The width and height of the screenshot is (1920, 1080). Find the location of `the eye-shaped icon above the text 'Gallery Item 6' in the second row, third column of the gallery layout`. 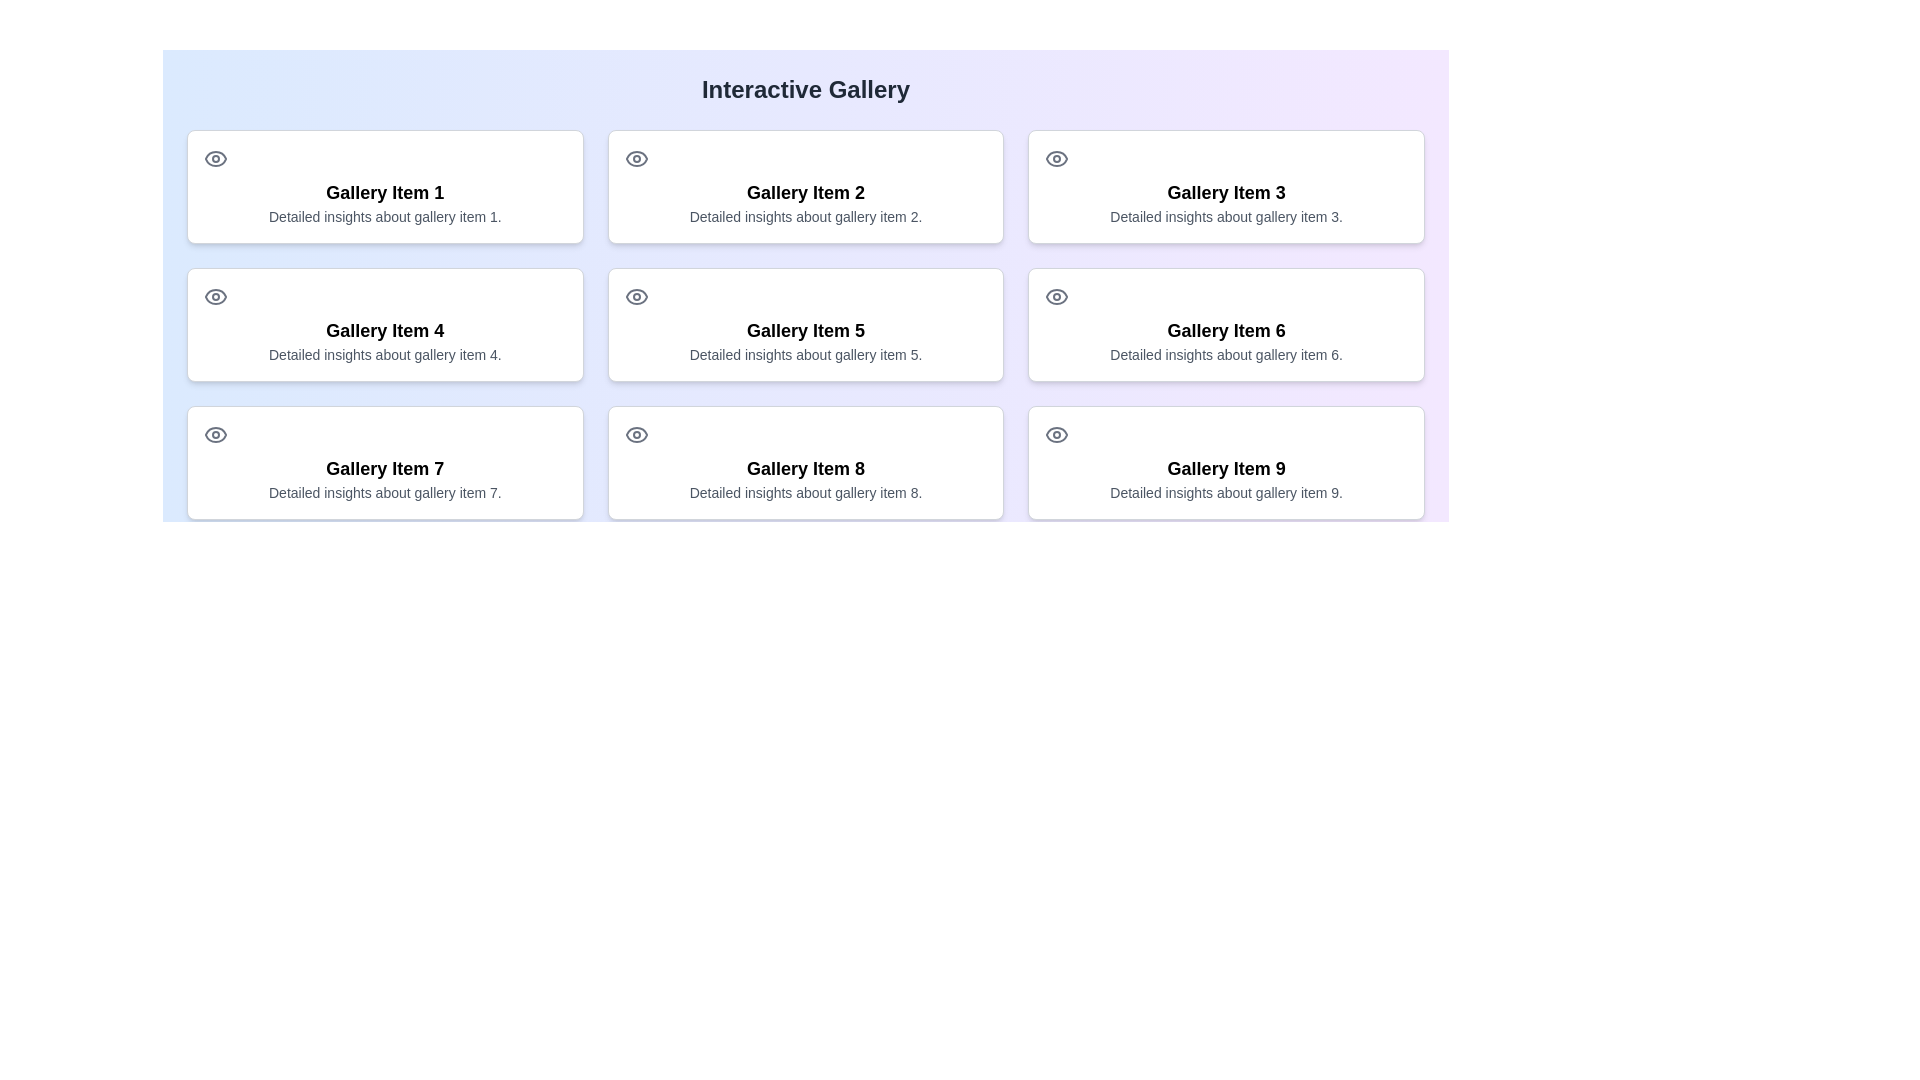

the eye-shaped icon above the text 'Gallery Item 6' in the second row, third column of the gallery layout is located at coordinates (1056, 297).